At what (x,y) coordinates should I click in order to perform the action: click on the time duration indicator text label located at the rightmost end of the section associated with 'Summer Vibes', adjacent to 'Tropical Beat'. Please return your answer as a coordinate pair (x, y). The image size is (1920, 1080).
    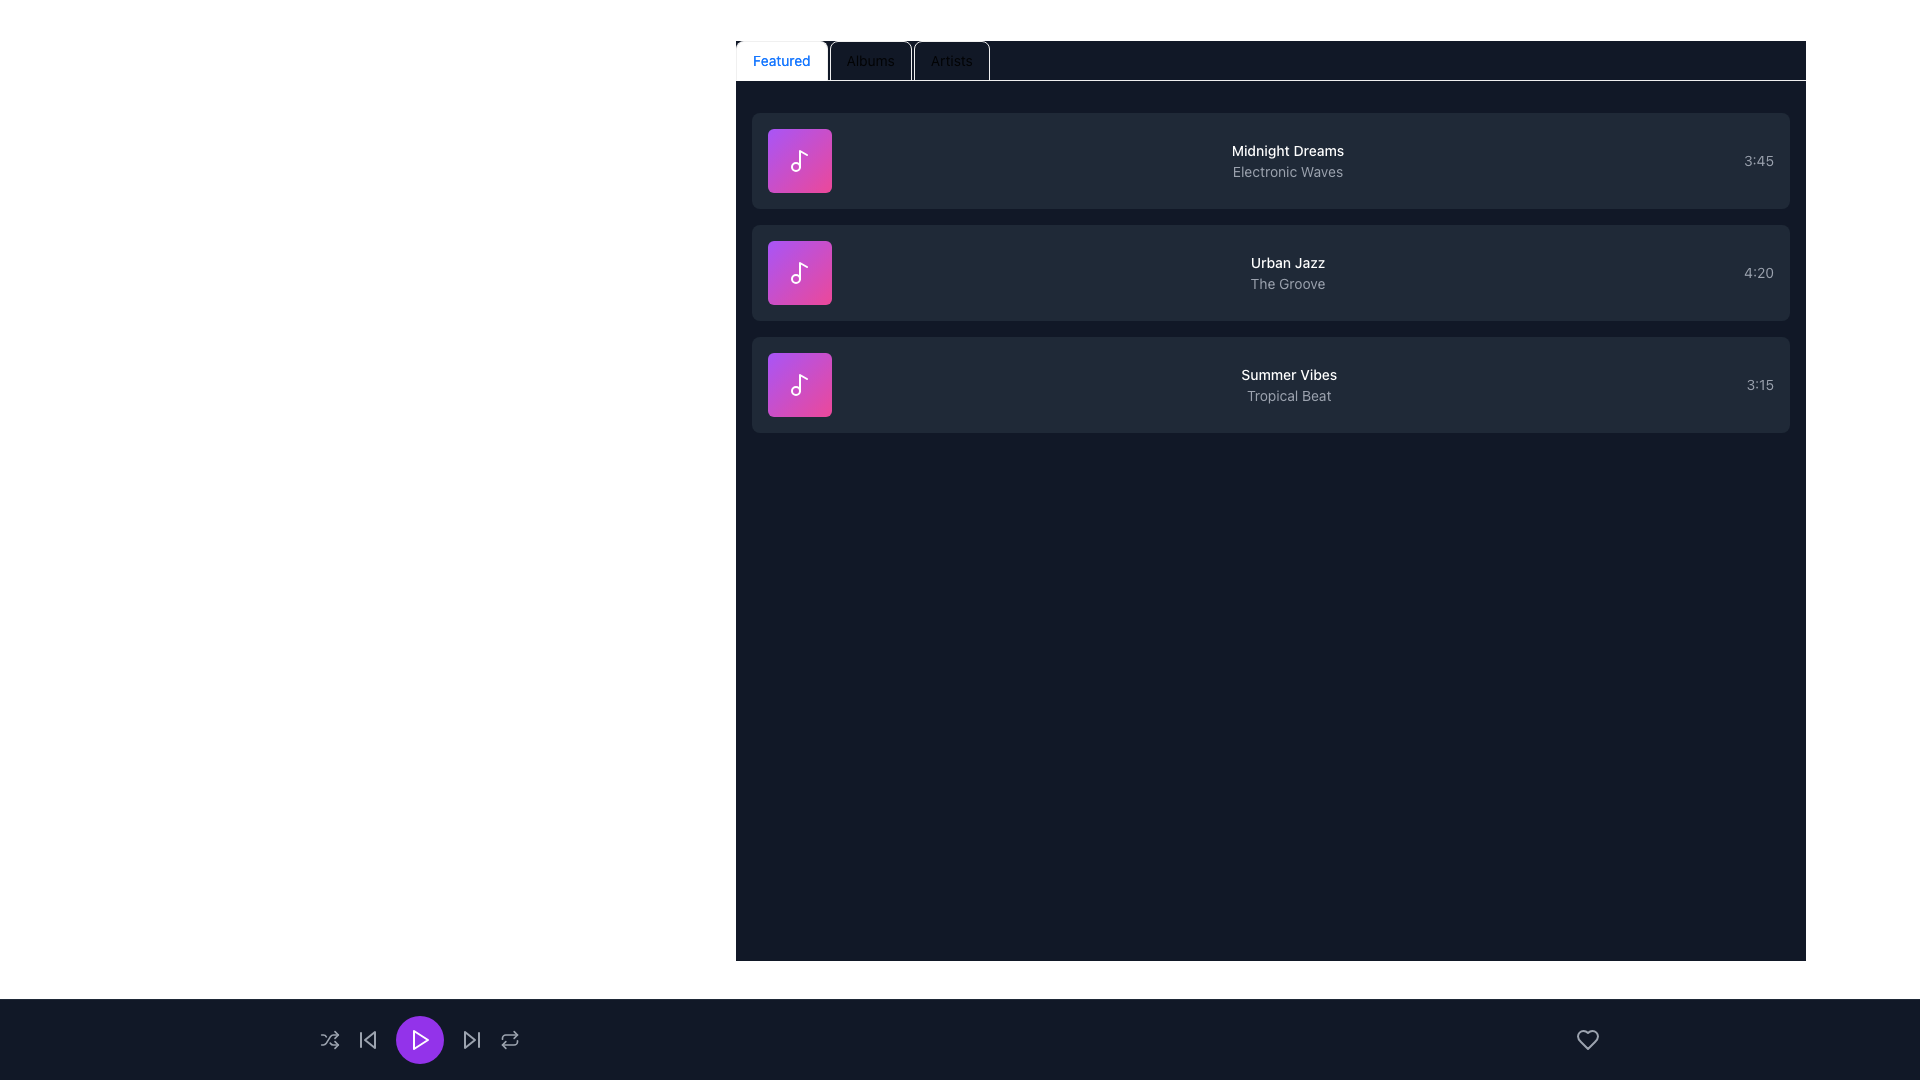
    Looking at the image, I should click on (1760, 385).